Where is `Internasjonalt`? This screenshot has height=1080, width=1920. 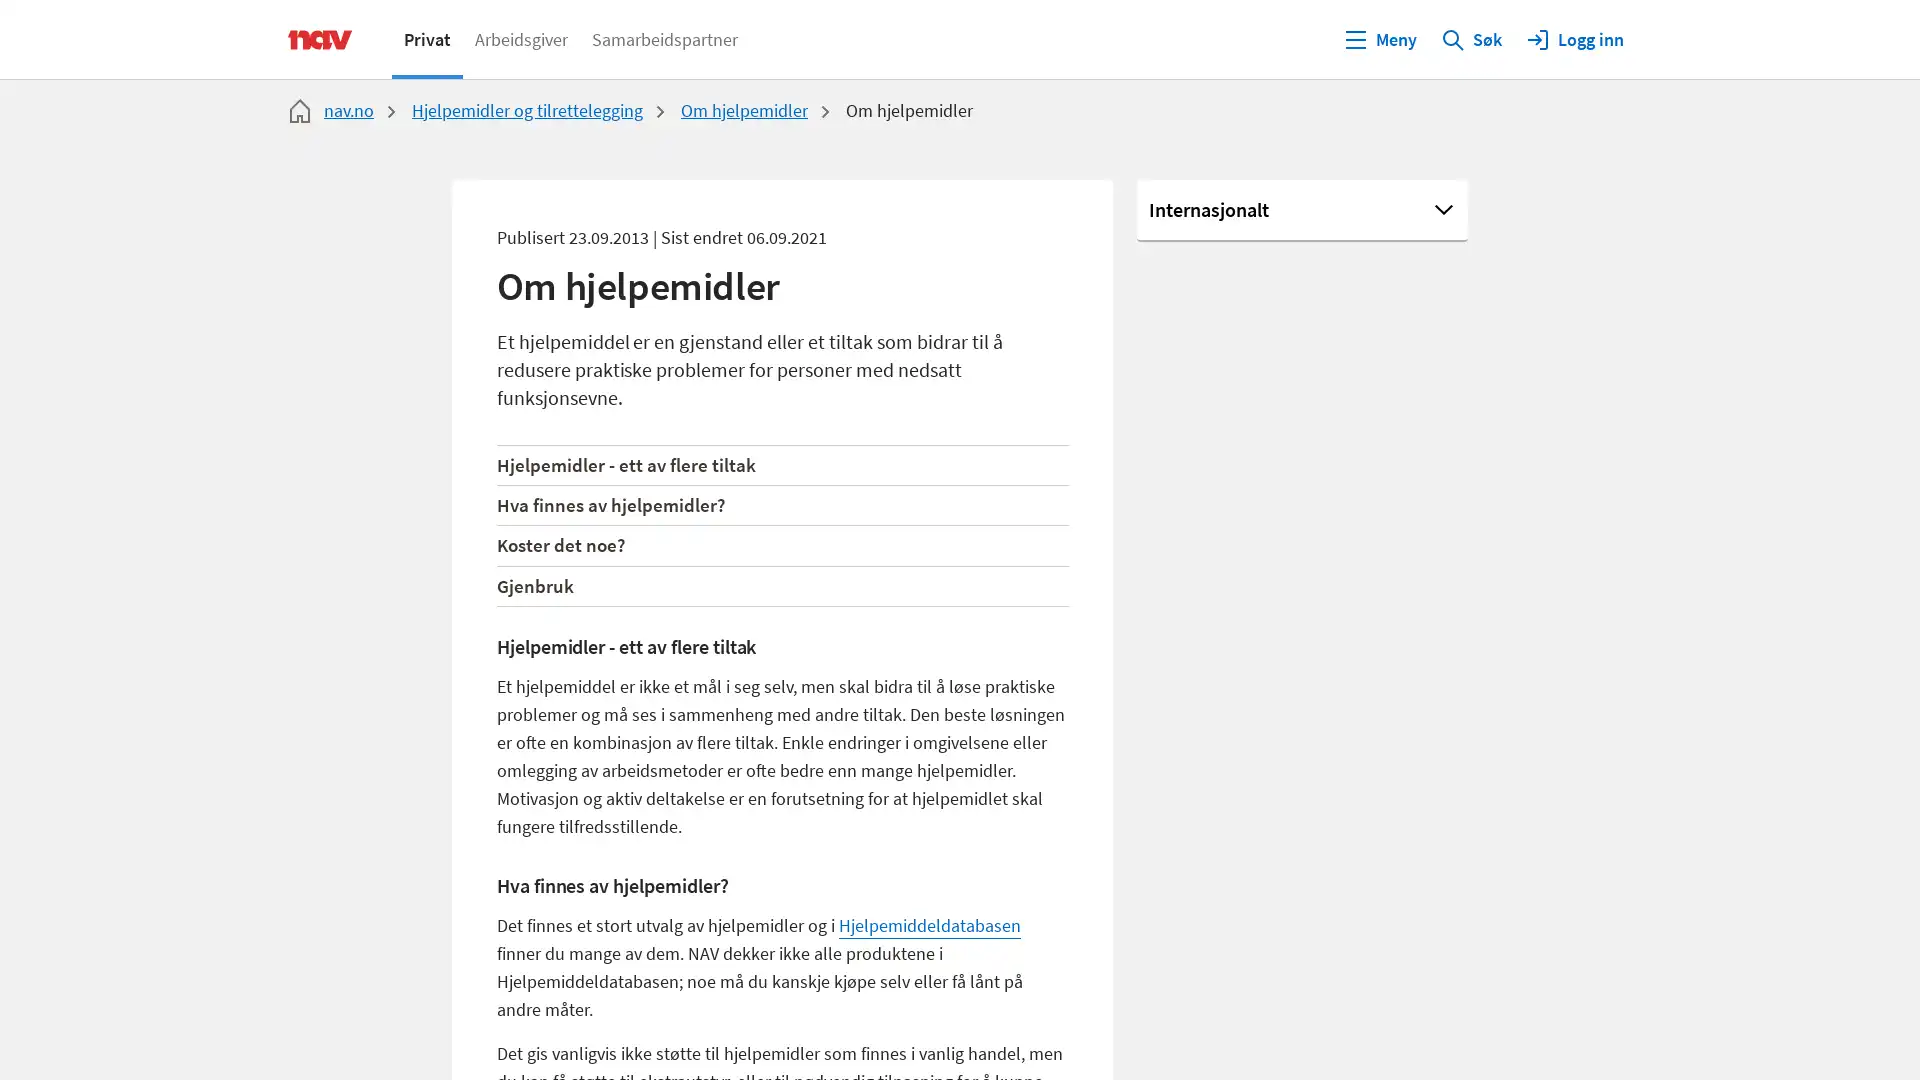
Internasjonalt is located at coordinates (1302, 211).